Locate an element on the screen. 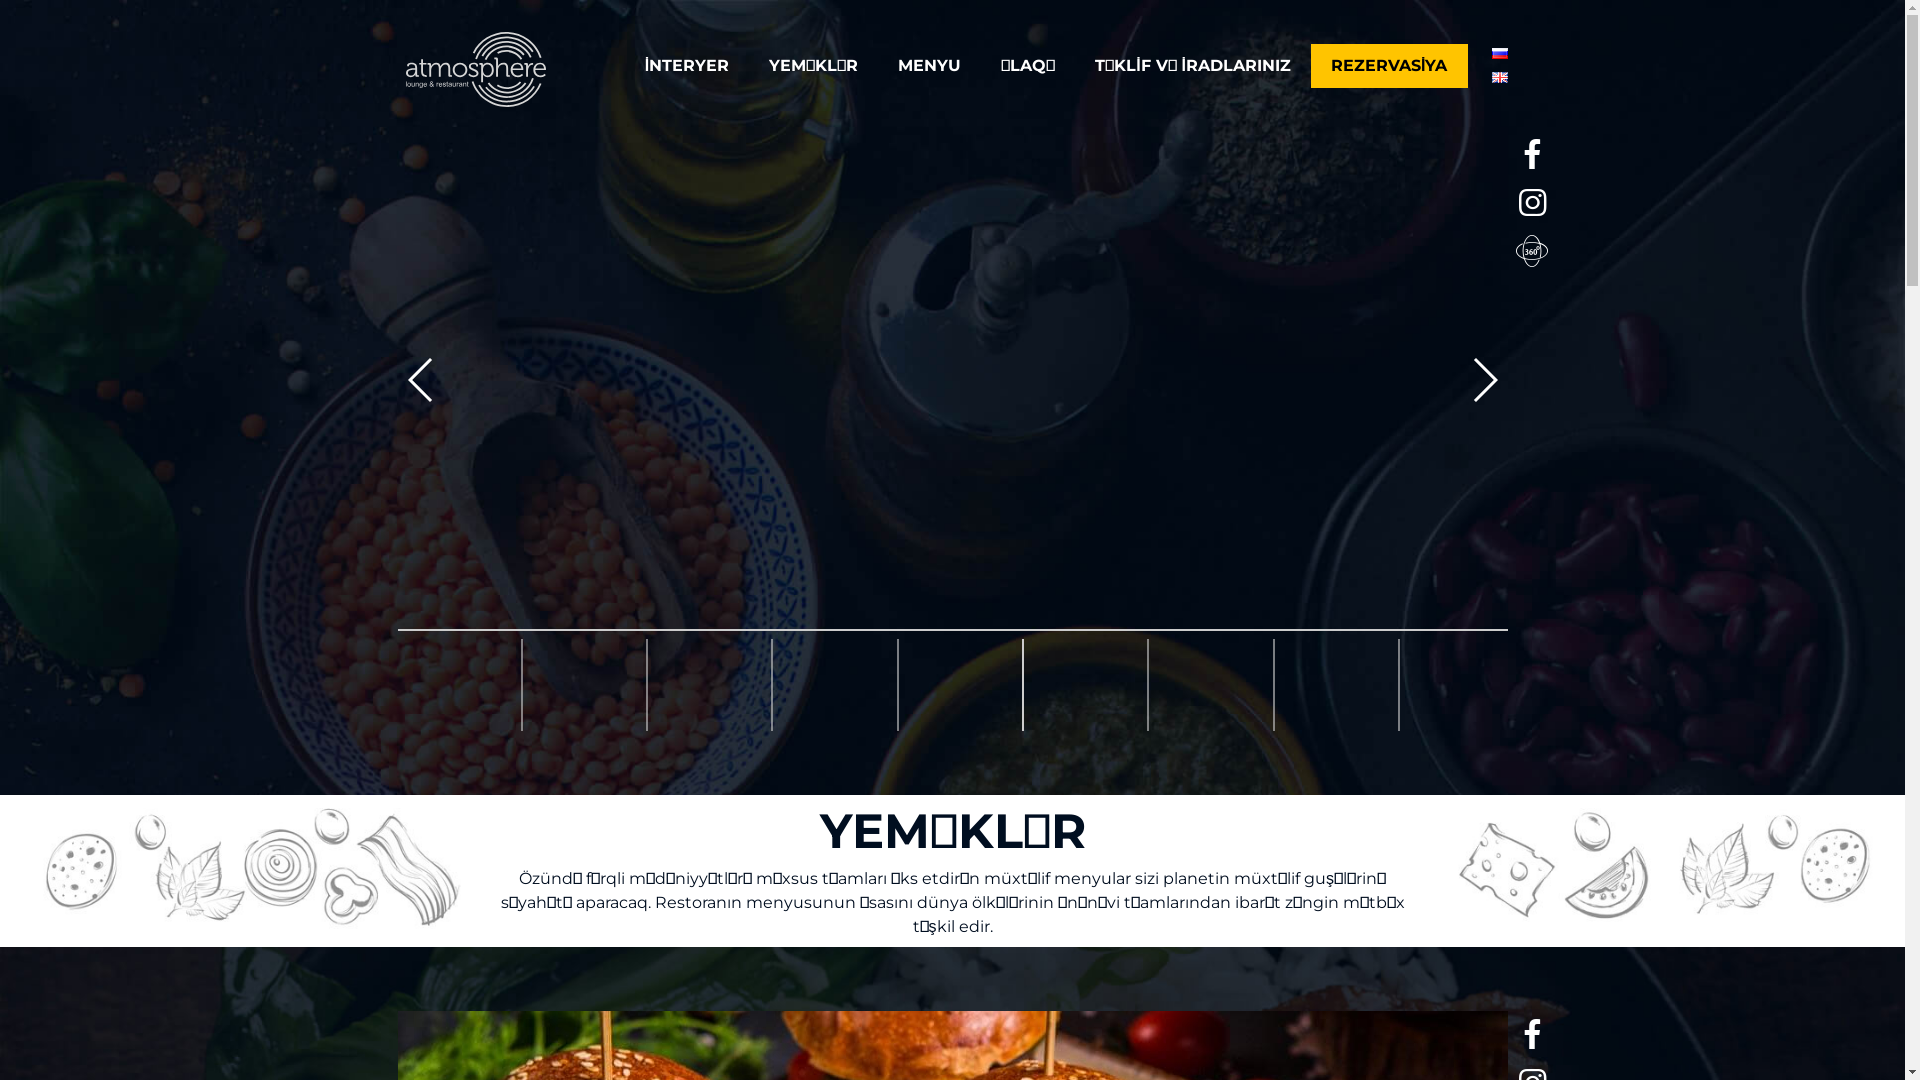  'MENYU' is located at coordinates (928, 64).